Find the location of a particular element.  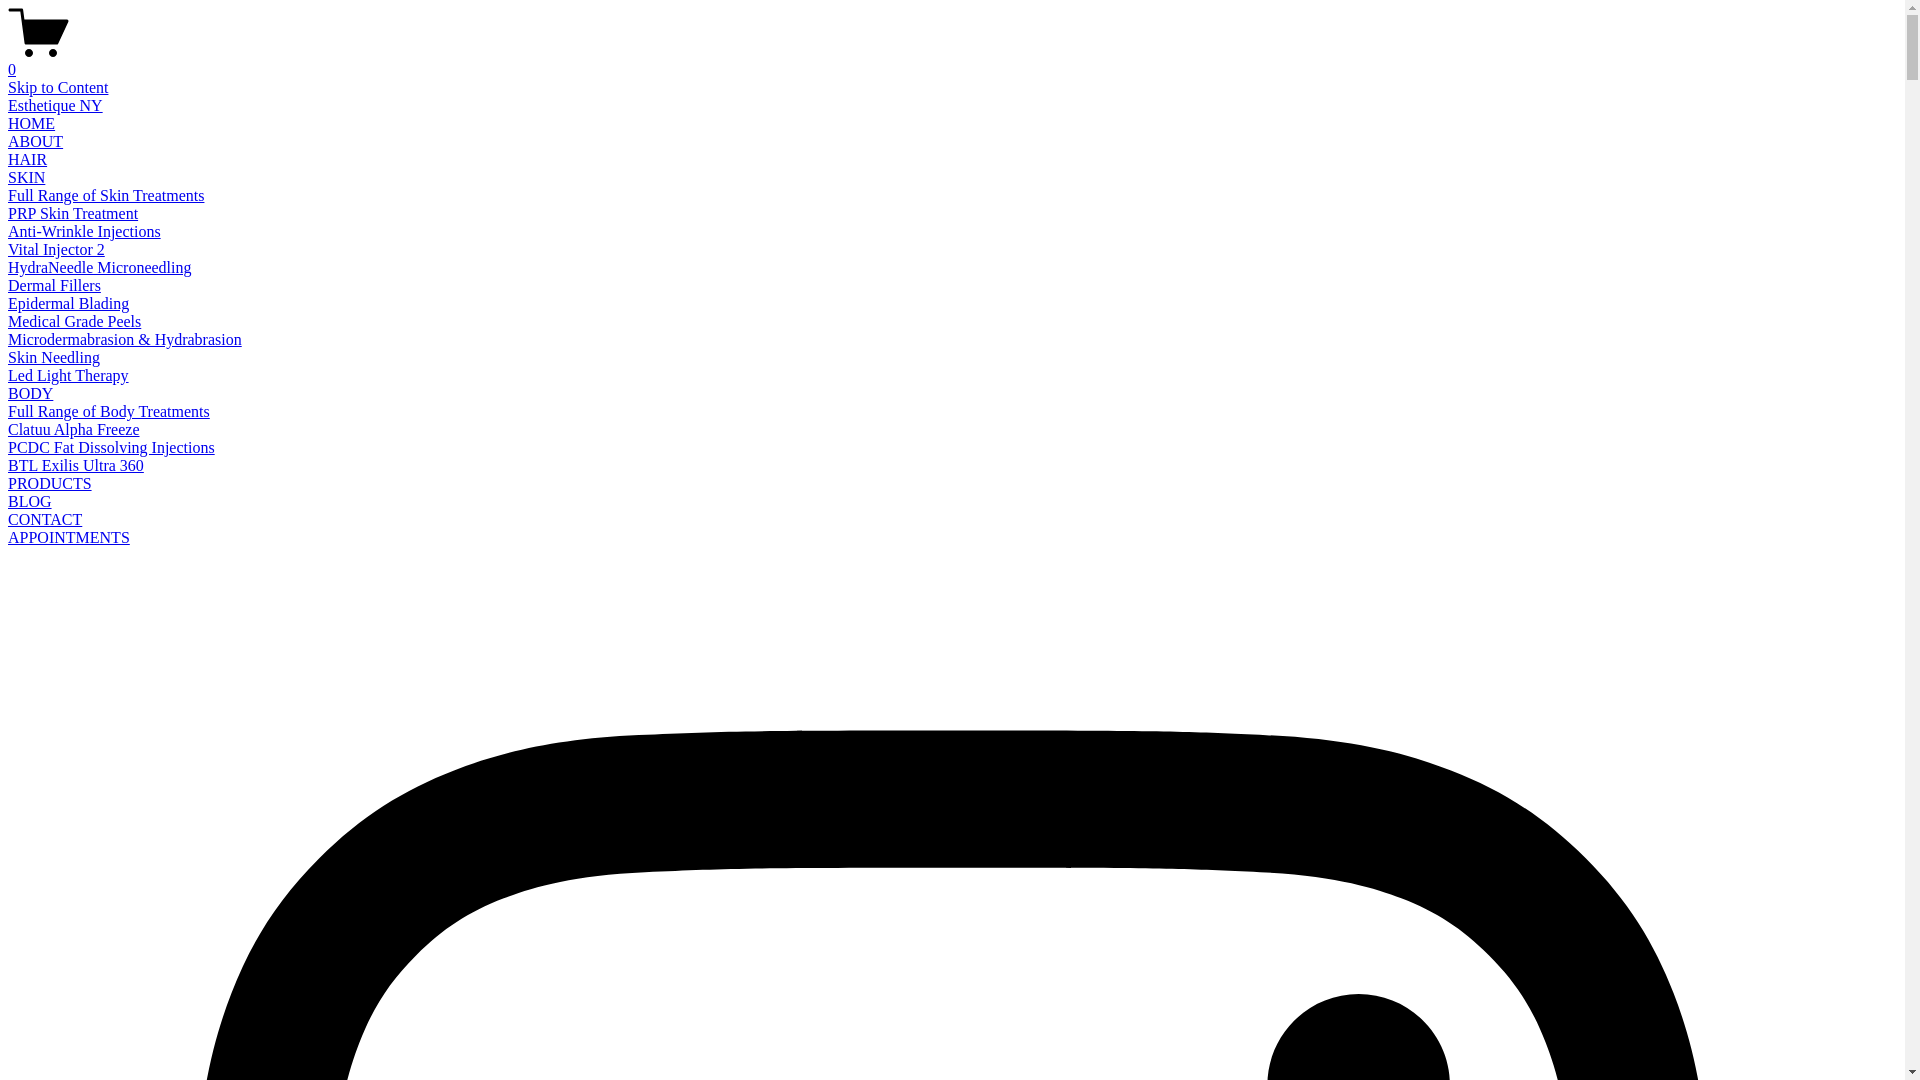

'Led Light Therapy' is located at coordinates (68, 375).